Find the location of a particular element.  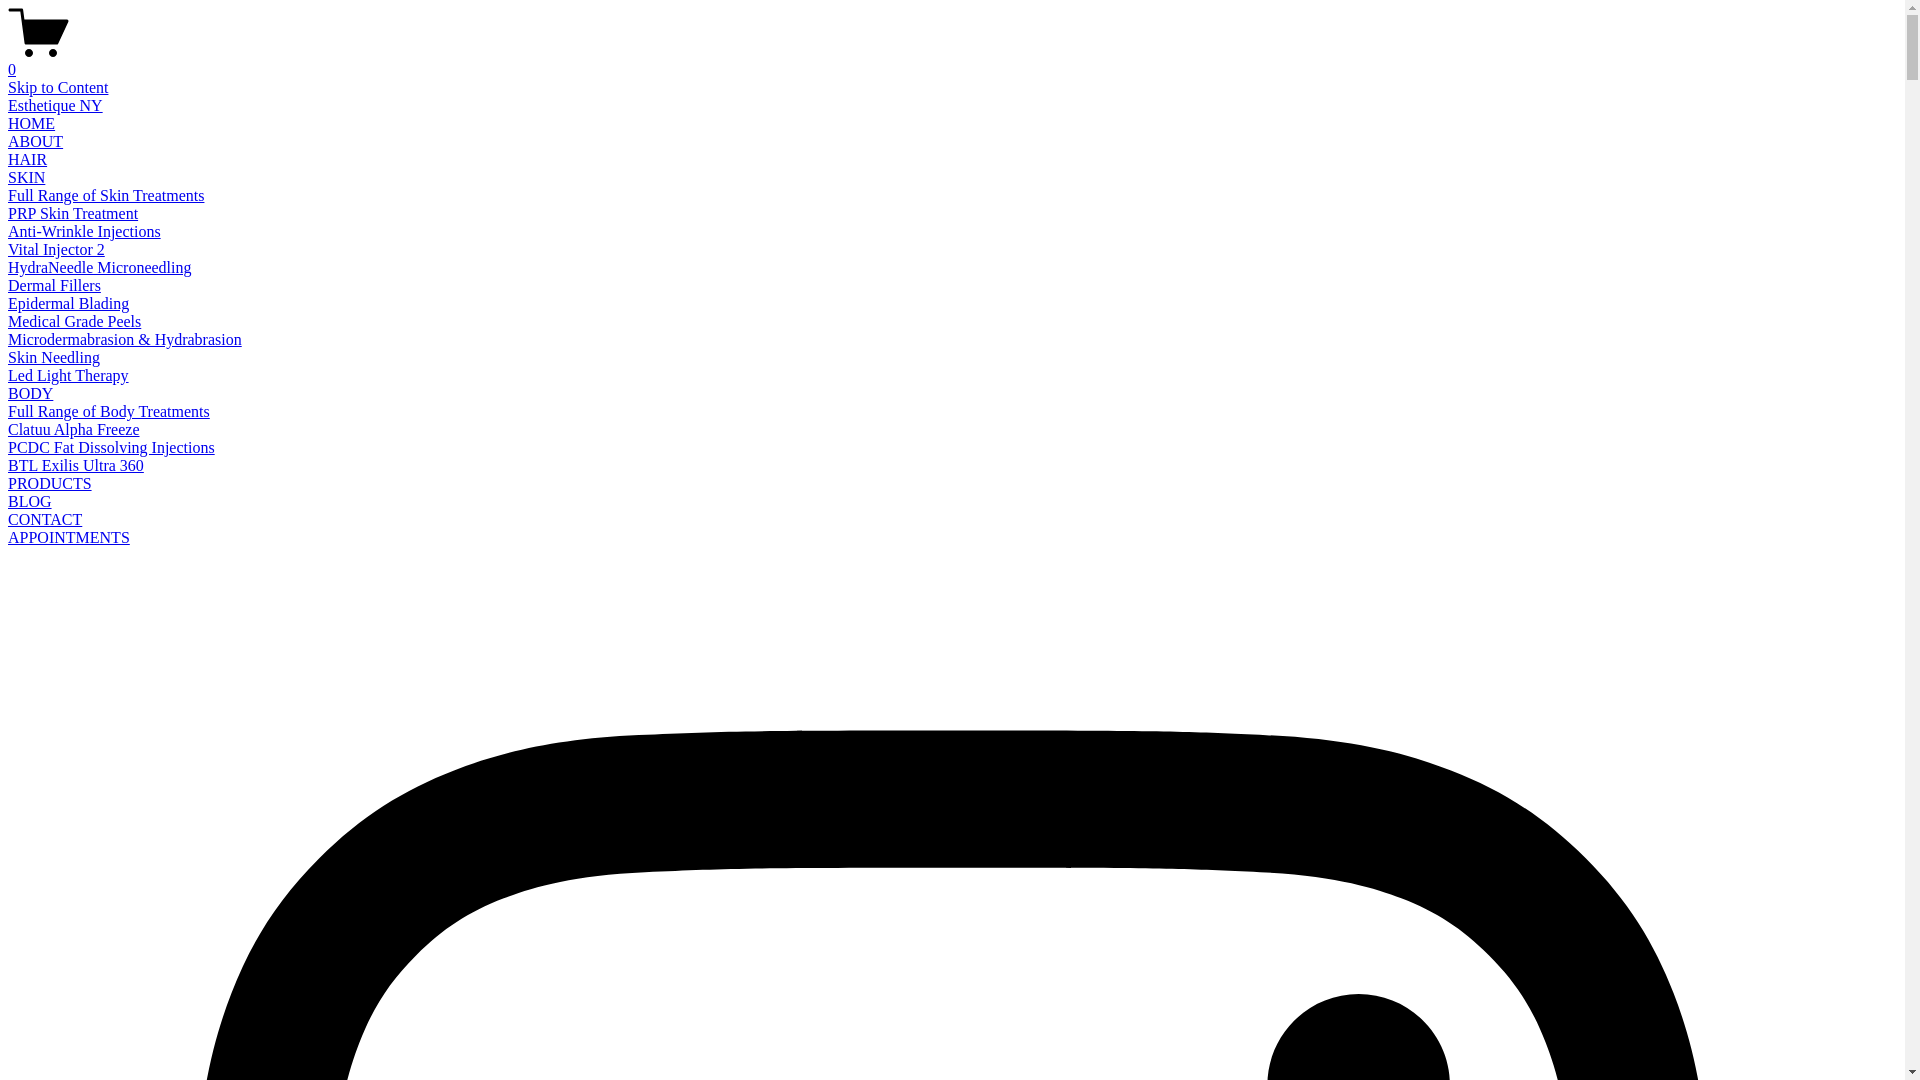

'Led Light Therapy' is located at coordinates (68, 375).